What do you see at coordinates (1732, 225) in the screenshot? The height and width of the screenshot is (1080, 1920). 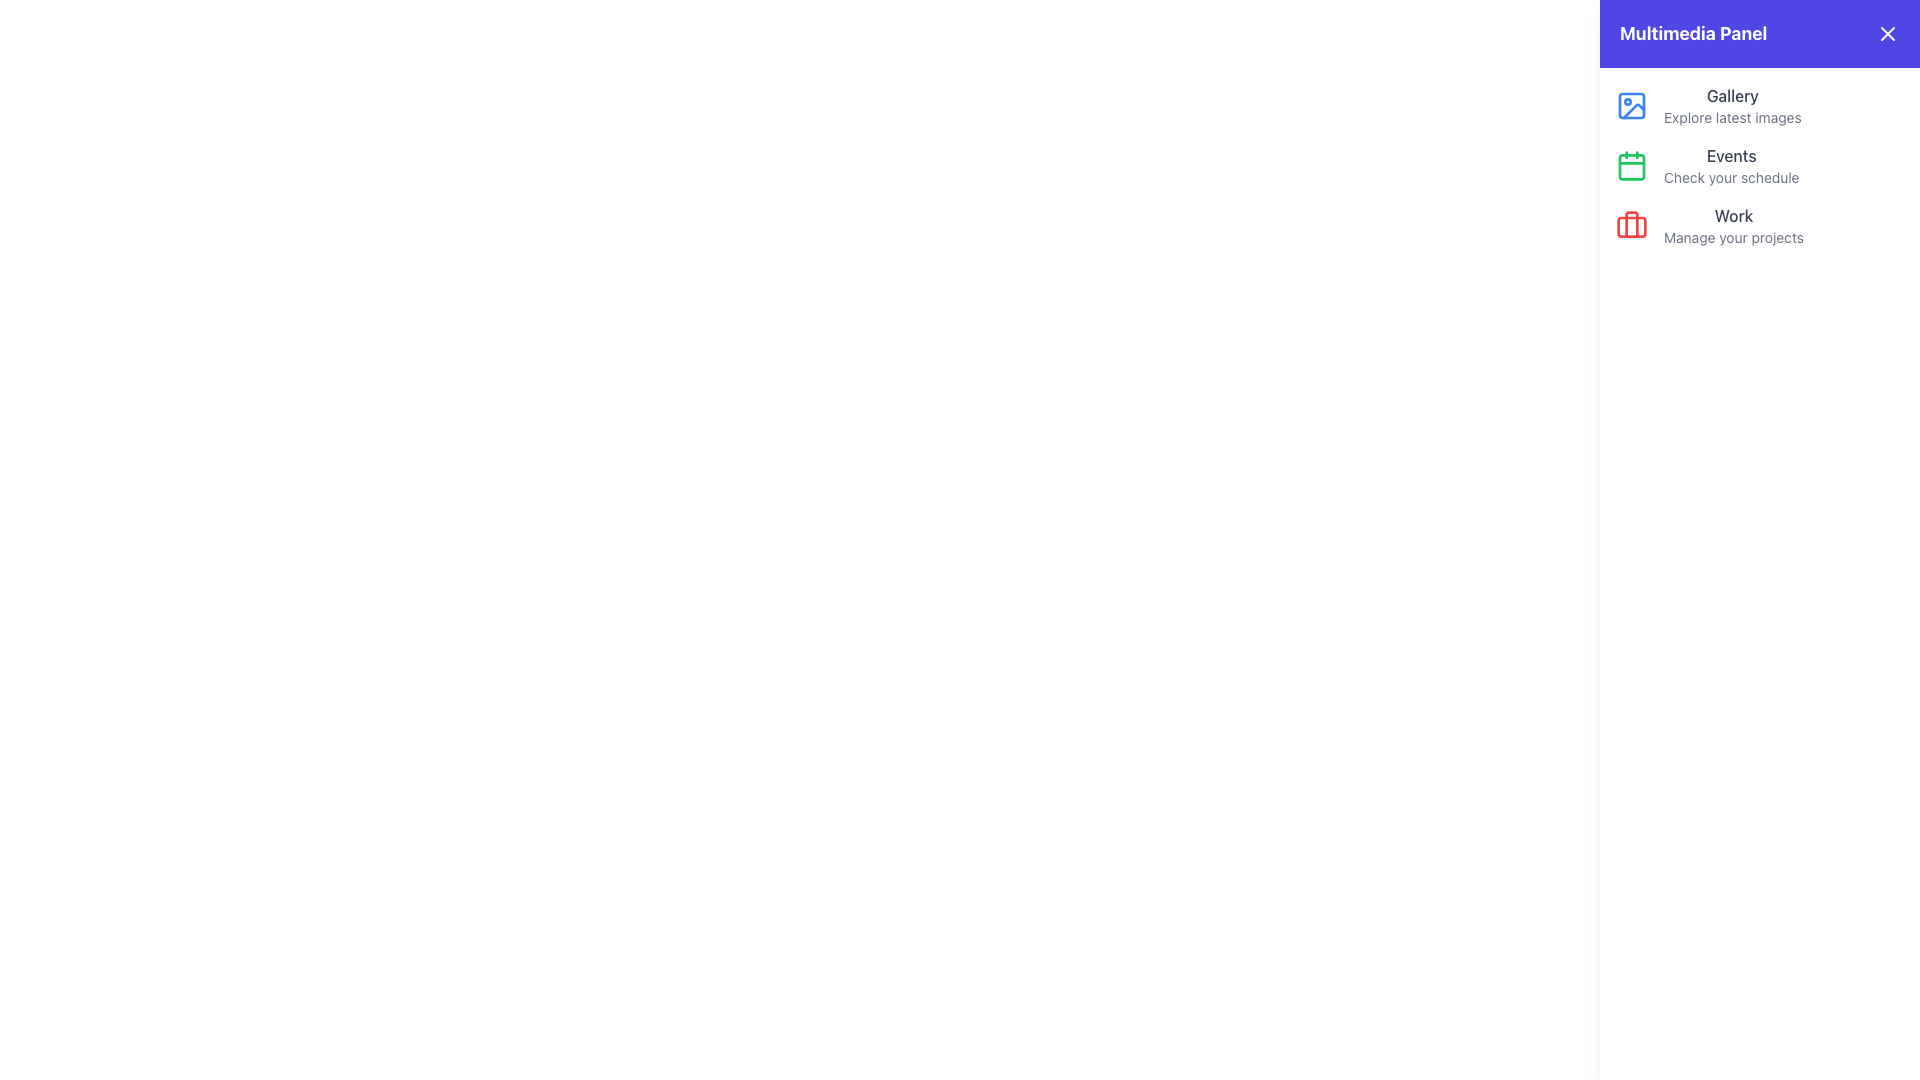 I see `the 'Work' label` at bounding box center [1732, 225].